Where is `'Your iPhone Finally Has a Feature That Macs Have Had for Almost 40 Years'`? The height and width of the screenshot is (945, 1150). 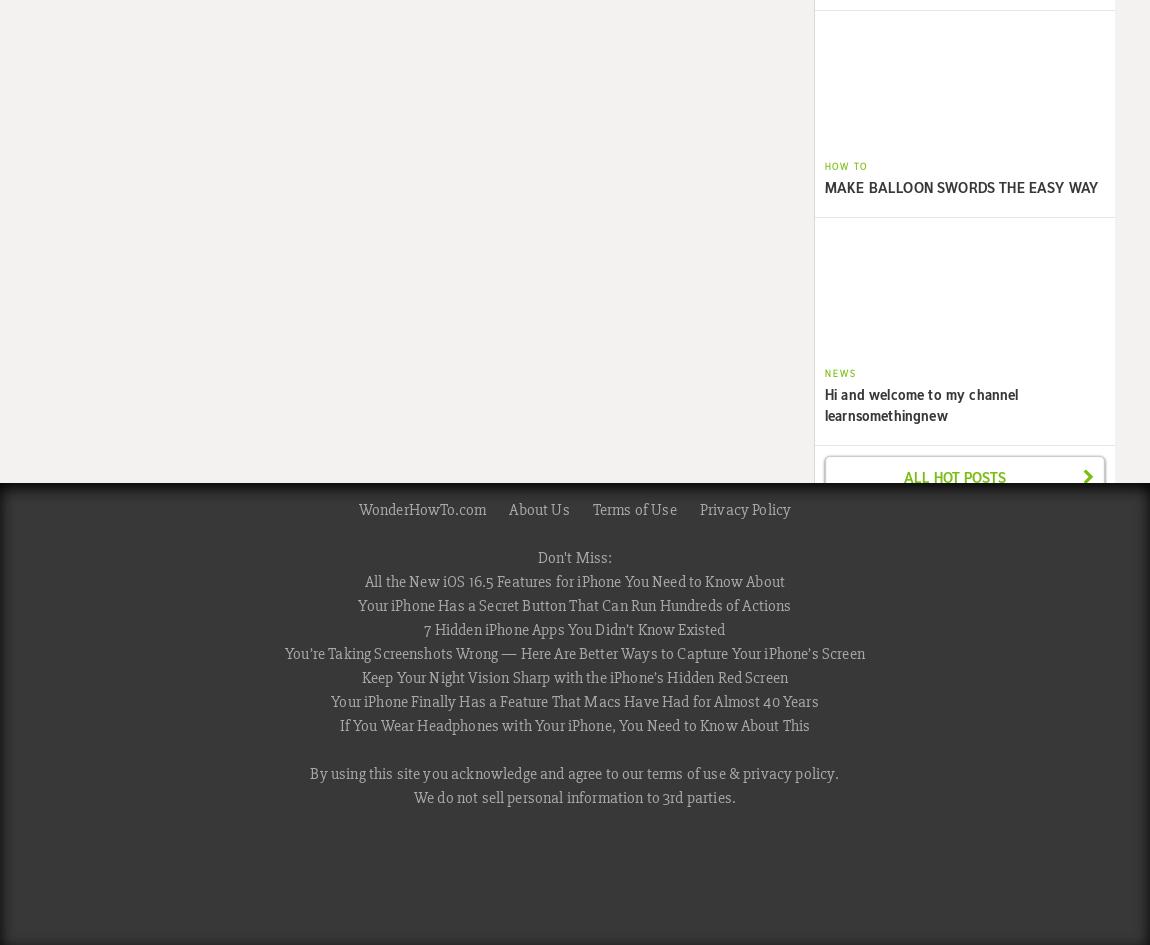 'Your iPhone Finally Has a Feature That Macs Have Had for Almost 40 Years' is located at coordinates (574, 701).